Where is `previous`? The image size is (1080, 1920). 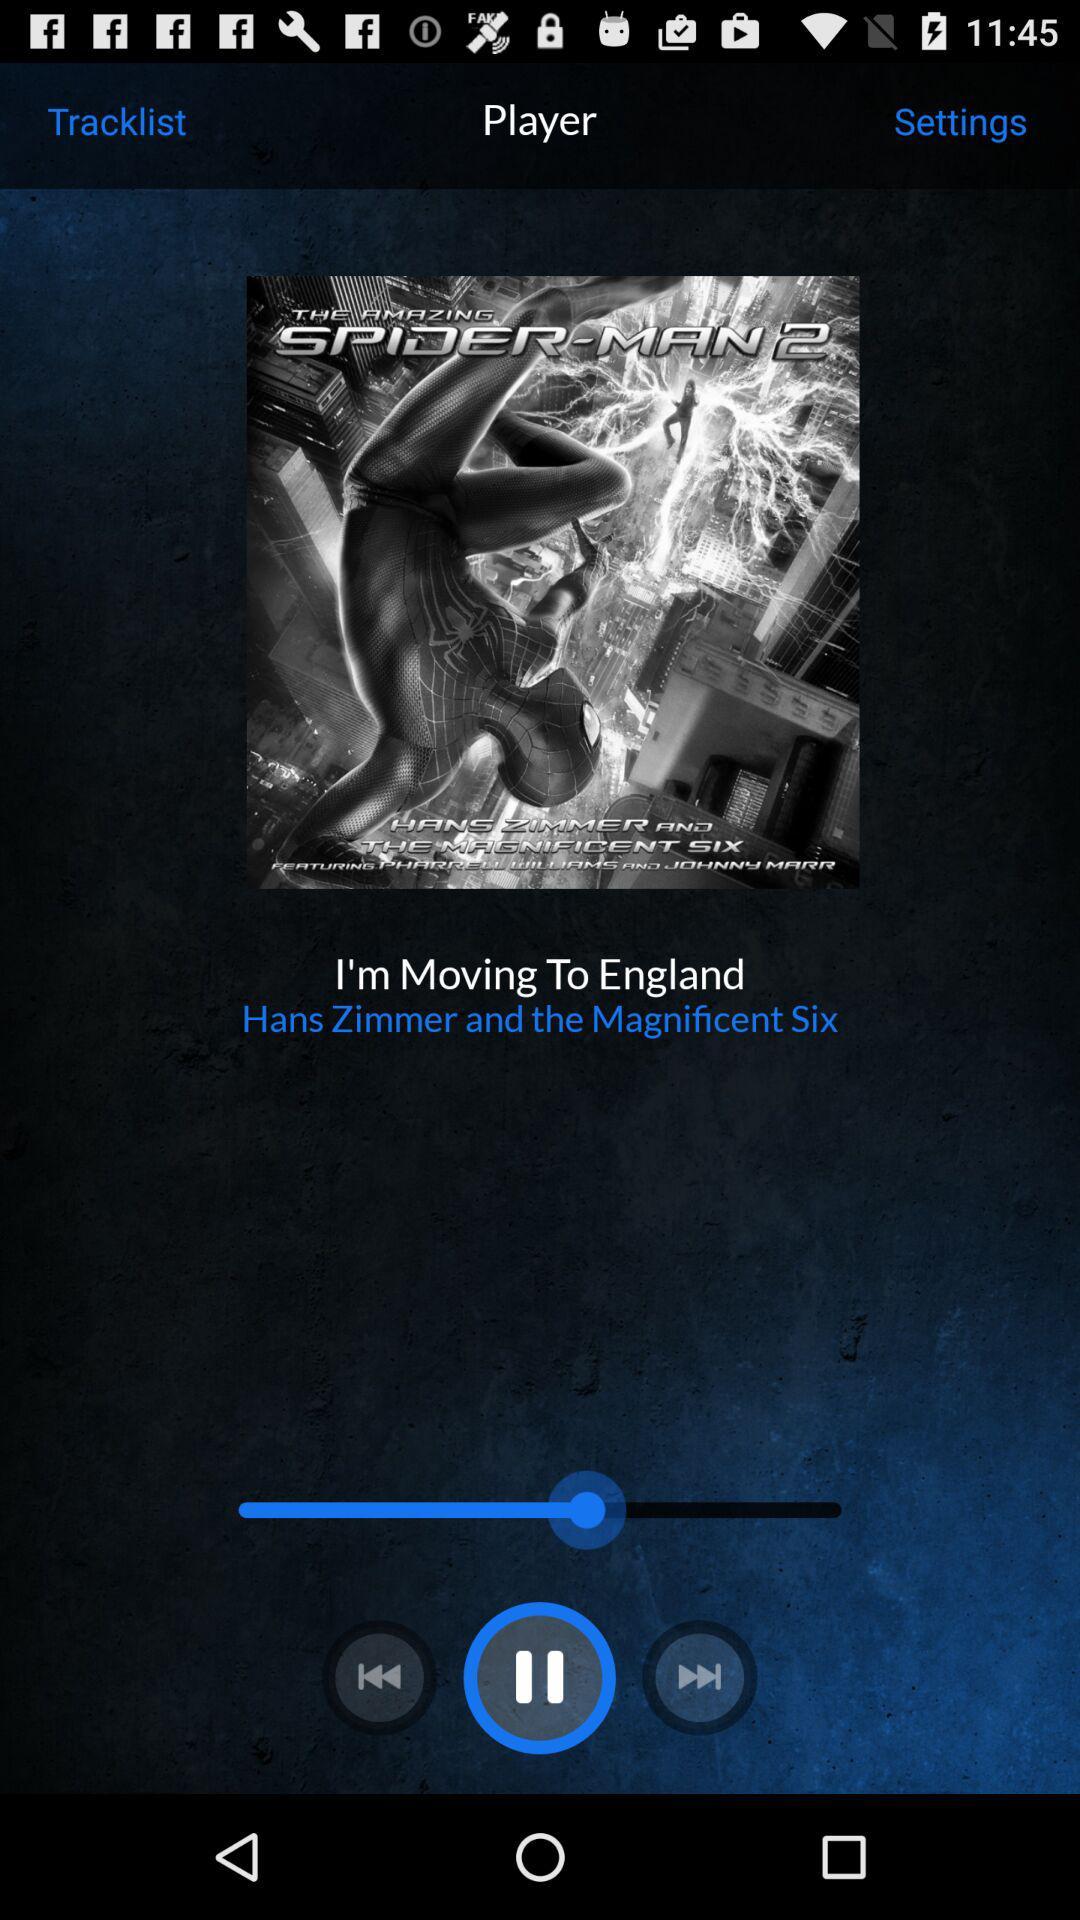 previous is located at coordinates (379, 1677).